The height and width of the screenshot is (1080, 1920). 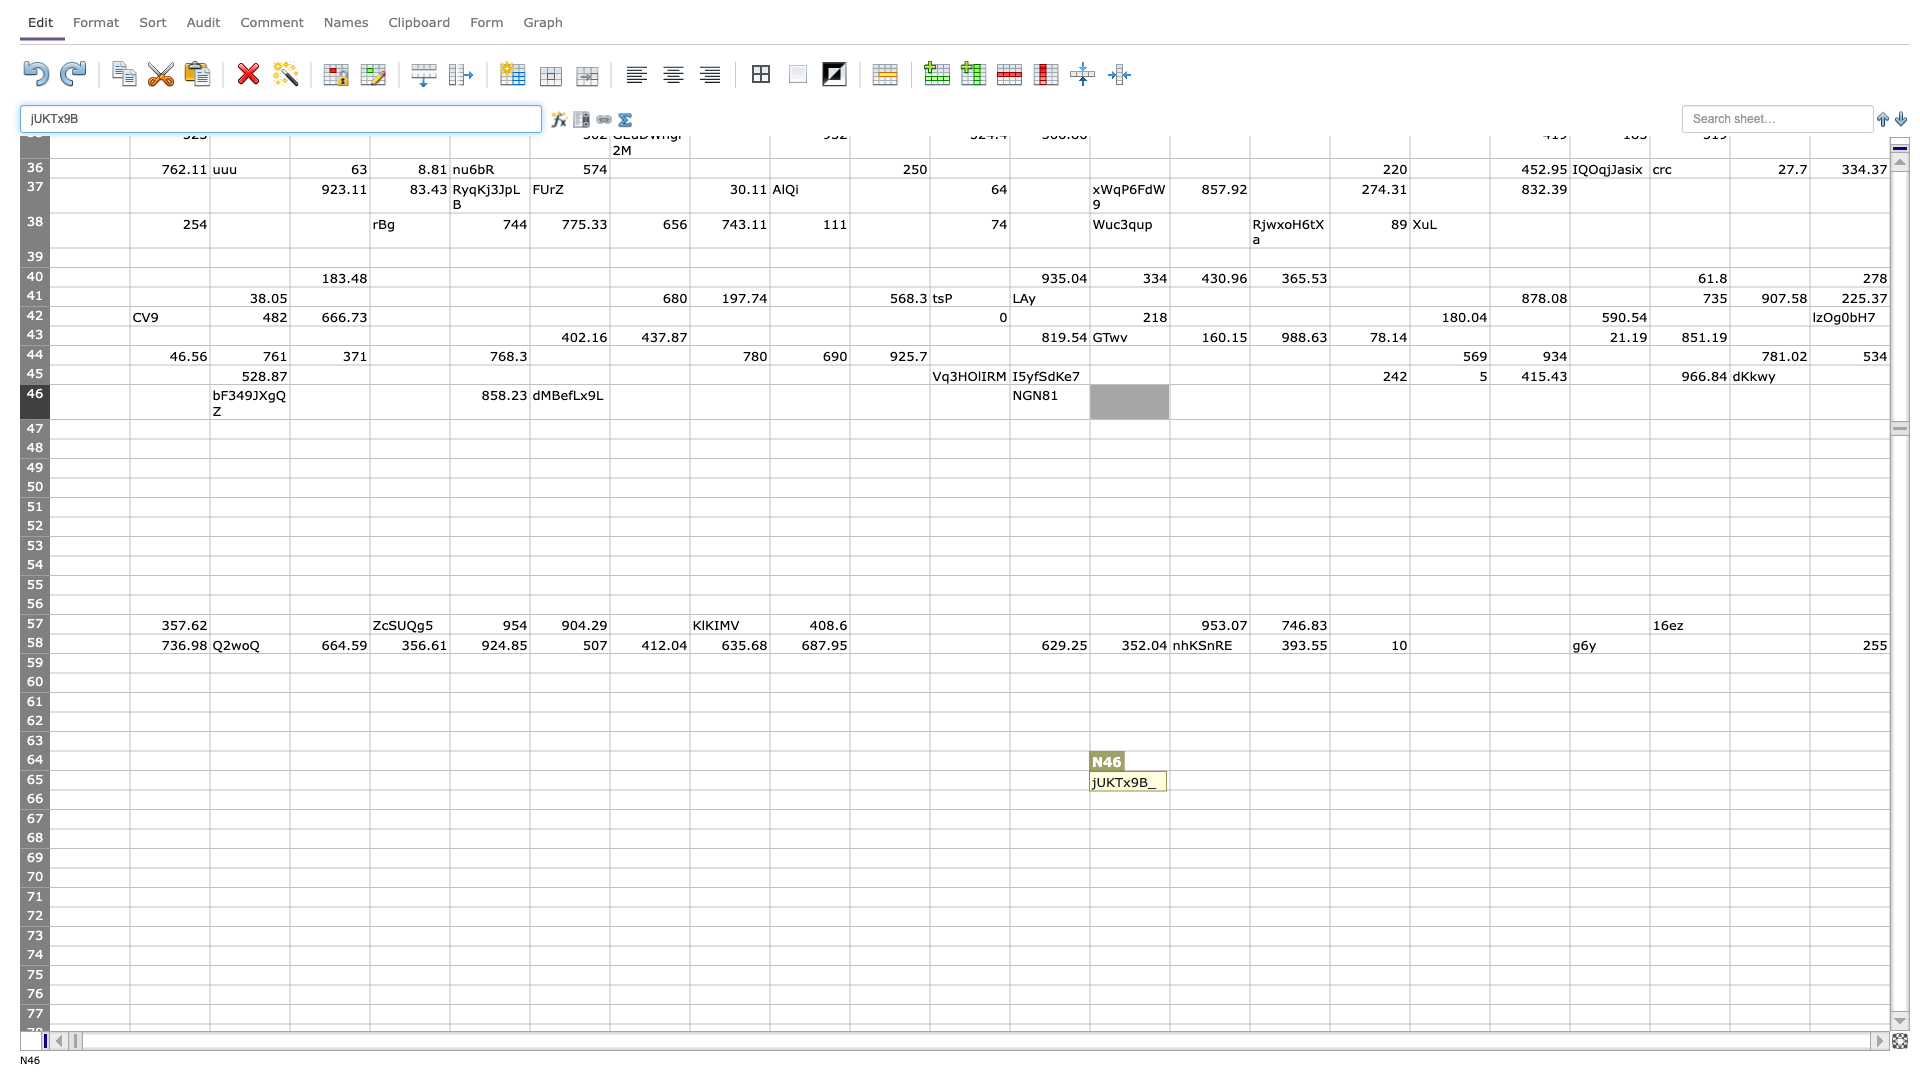 What do you see at coordinates (1248, 808) in the screenshot?
I see `Auto-fill point of cell O66` at bounding box center [1248, 808].